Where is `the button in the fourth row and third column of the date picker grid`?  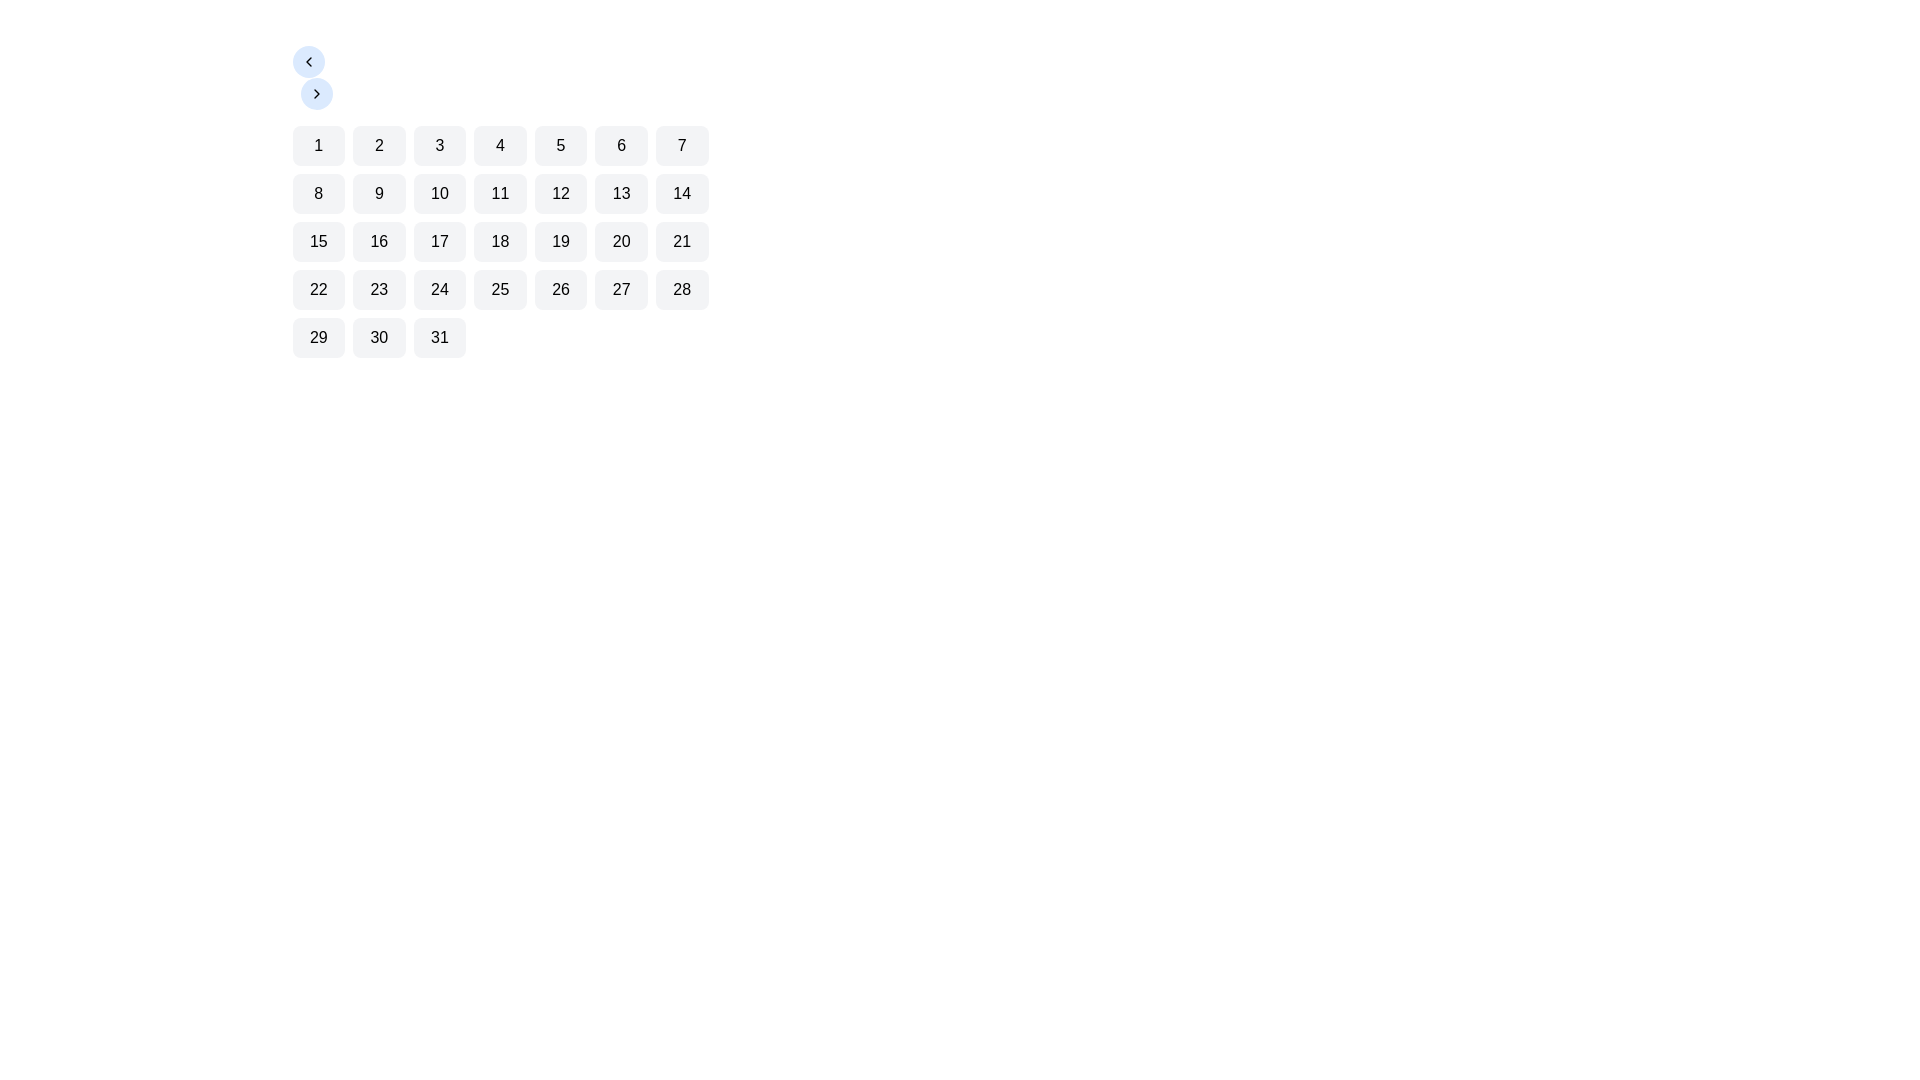
the button in the fourth row and third column of the date picker grid is located at coordinates (438, 289).